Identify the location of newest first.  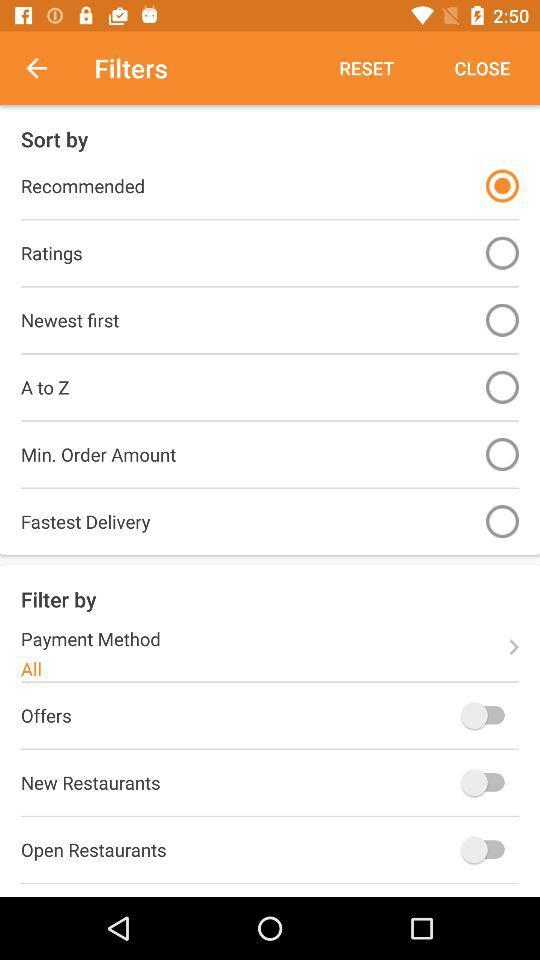
(501, 320).